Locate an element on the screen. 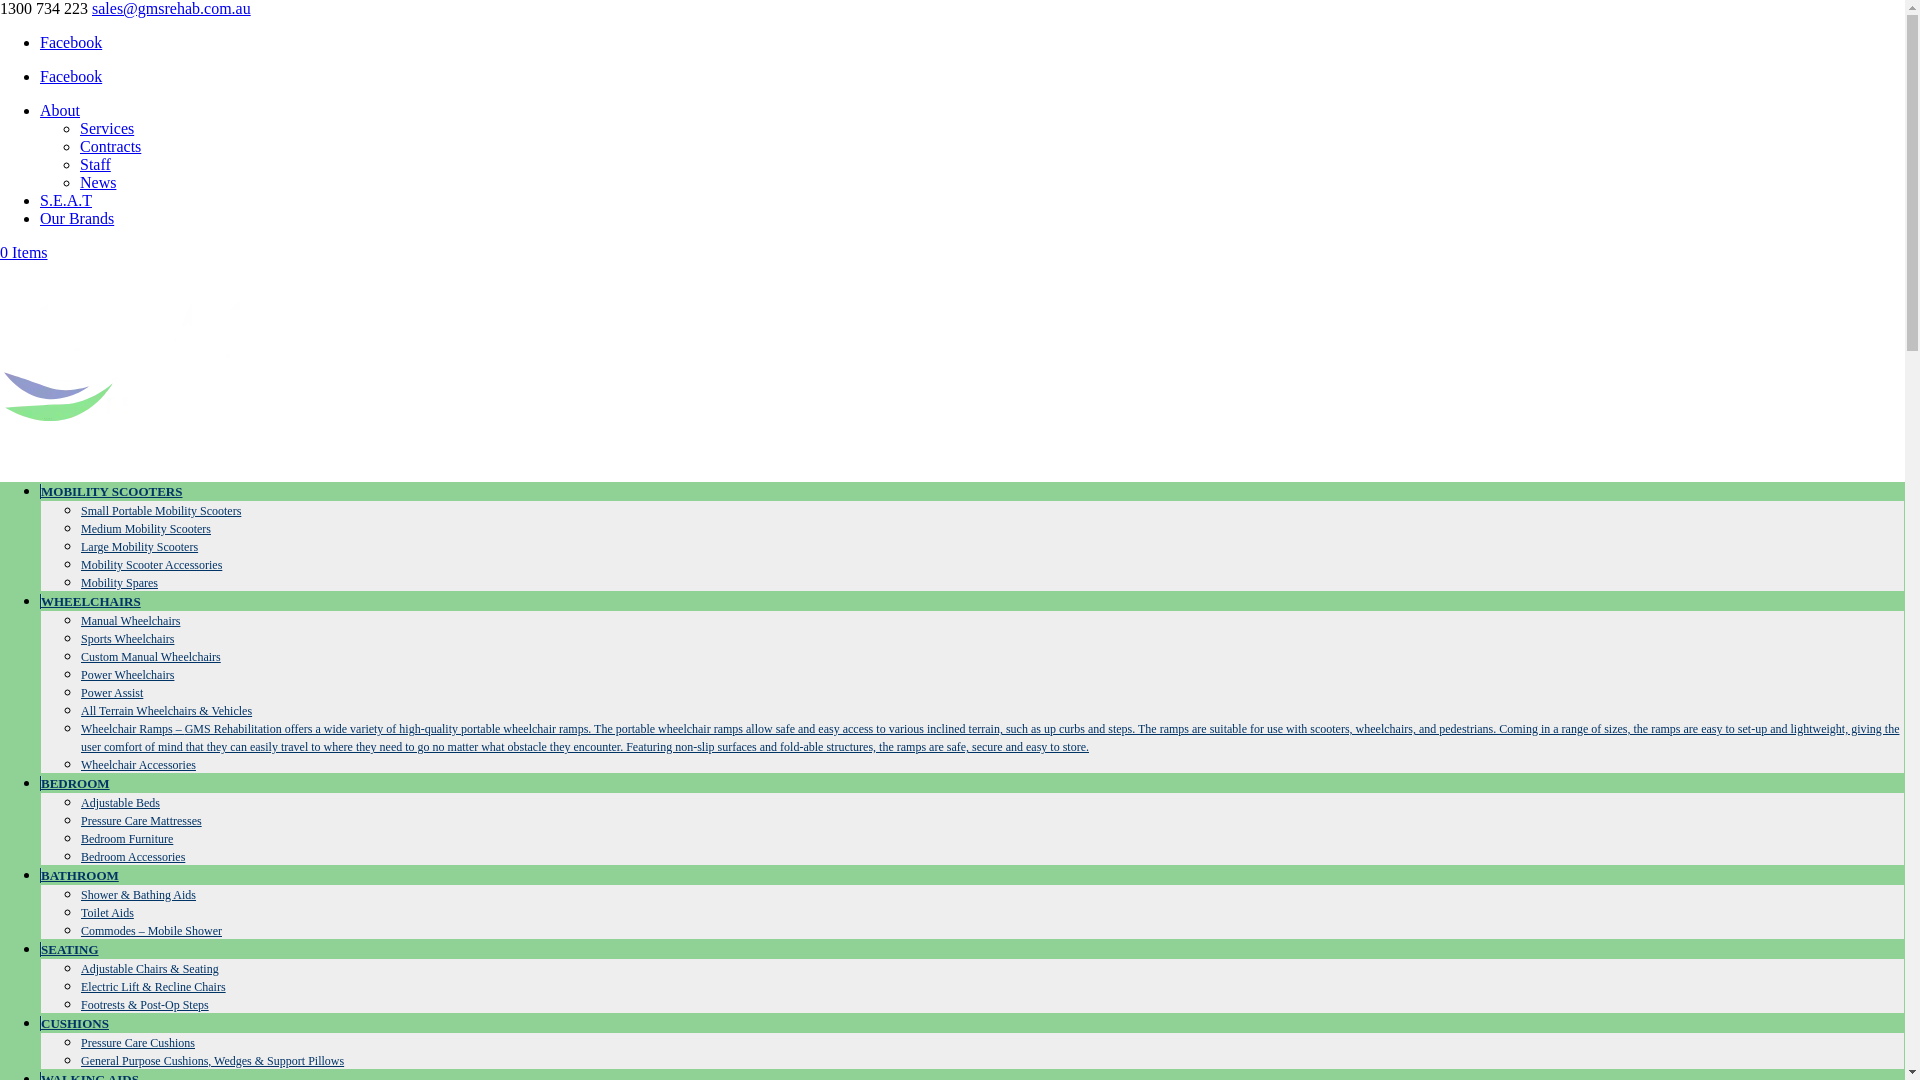 This screenshot has width=1920, height=1080. 'Wheelchair Accessories' is located at coordinates (80, 764).